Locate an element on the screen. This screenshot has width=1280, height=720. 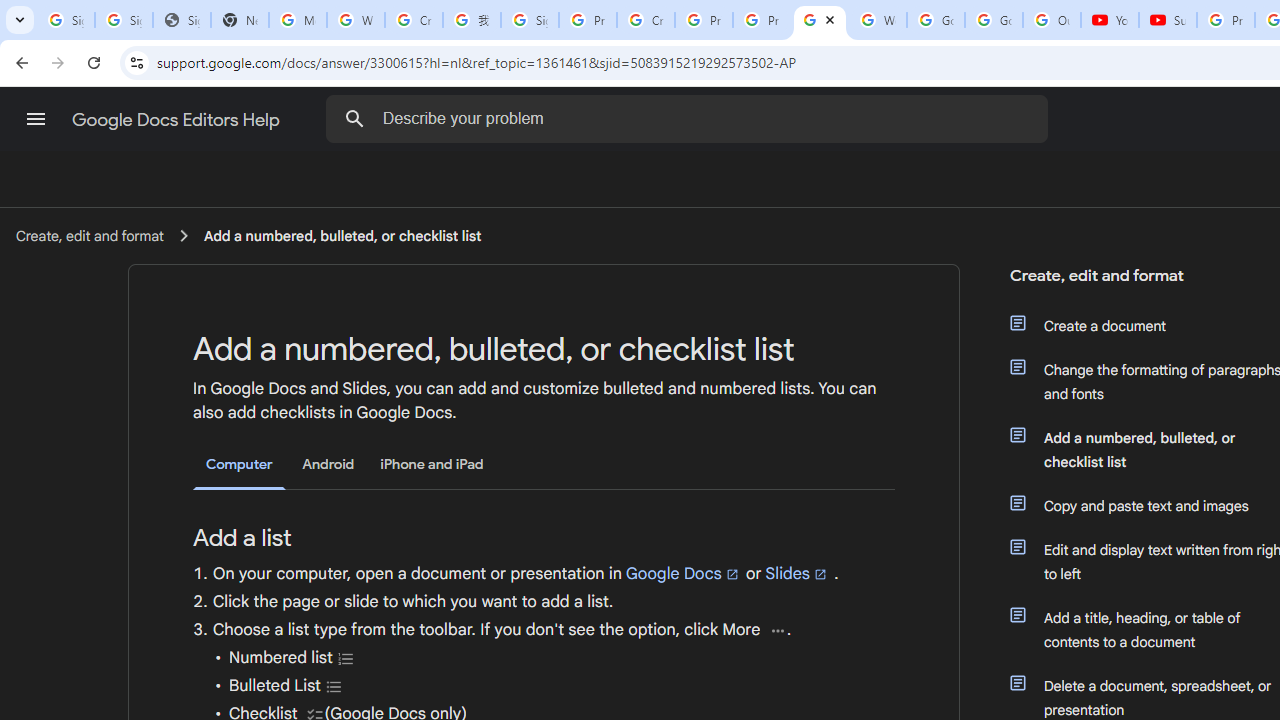
'Sign in - Google Accounts' is located at coordinates (529, 20).